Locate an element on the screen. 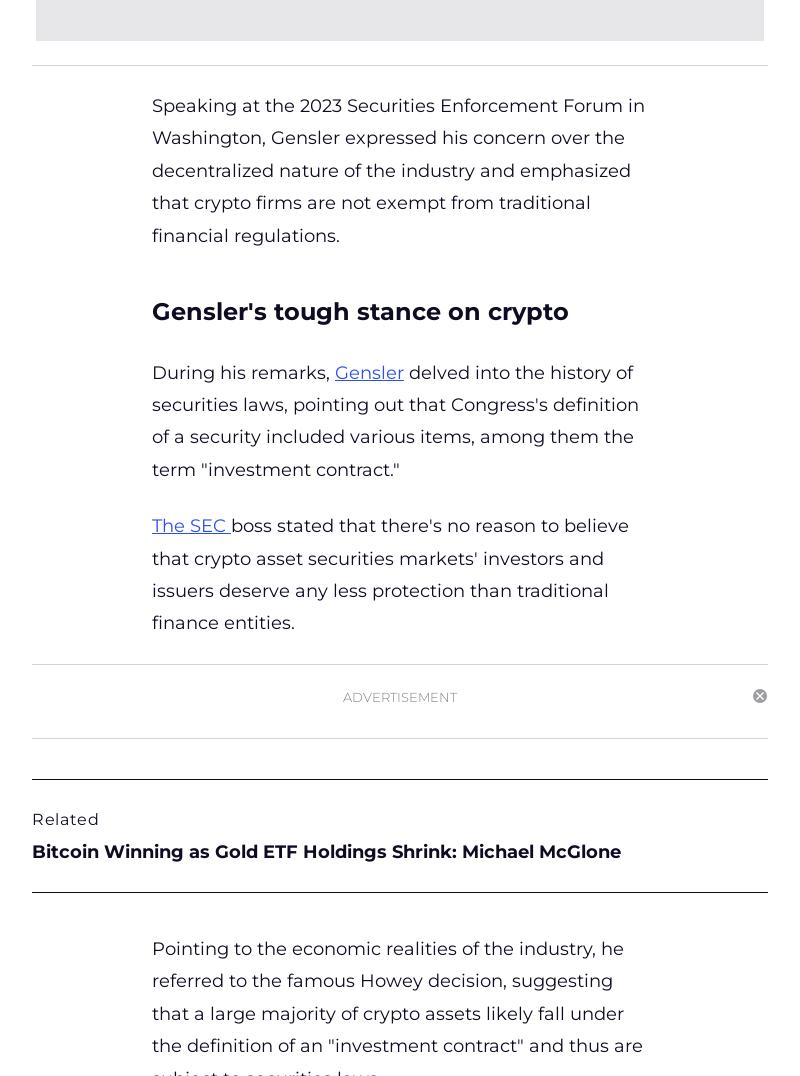 The image size is (800, 1076). 'Related' is located at coordinates (64, 817).